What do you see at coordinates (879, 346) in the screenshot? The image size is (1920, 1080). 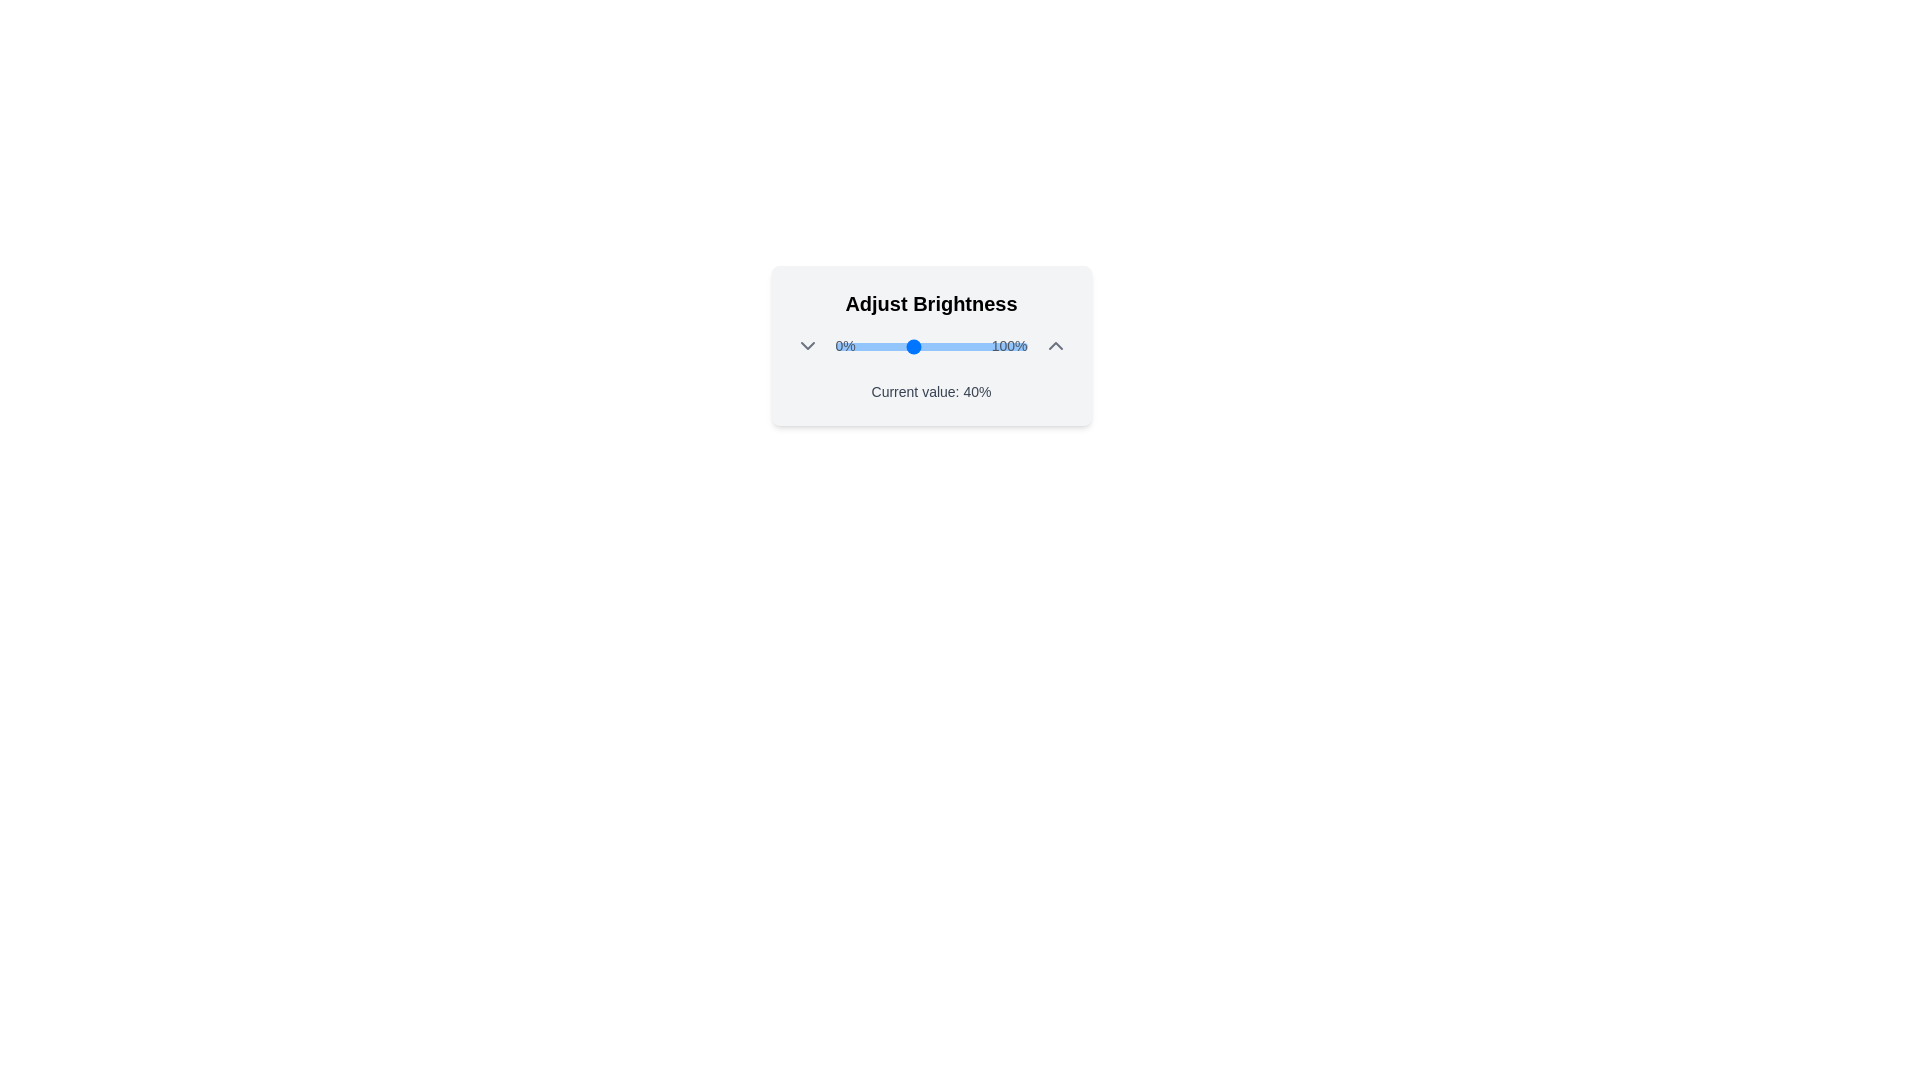 I see `brightness level` at bounding box center [879, 346].